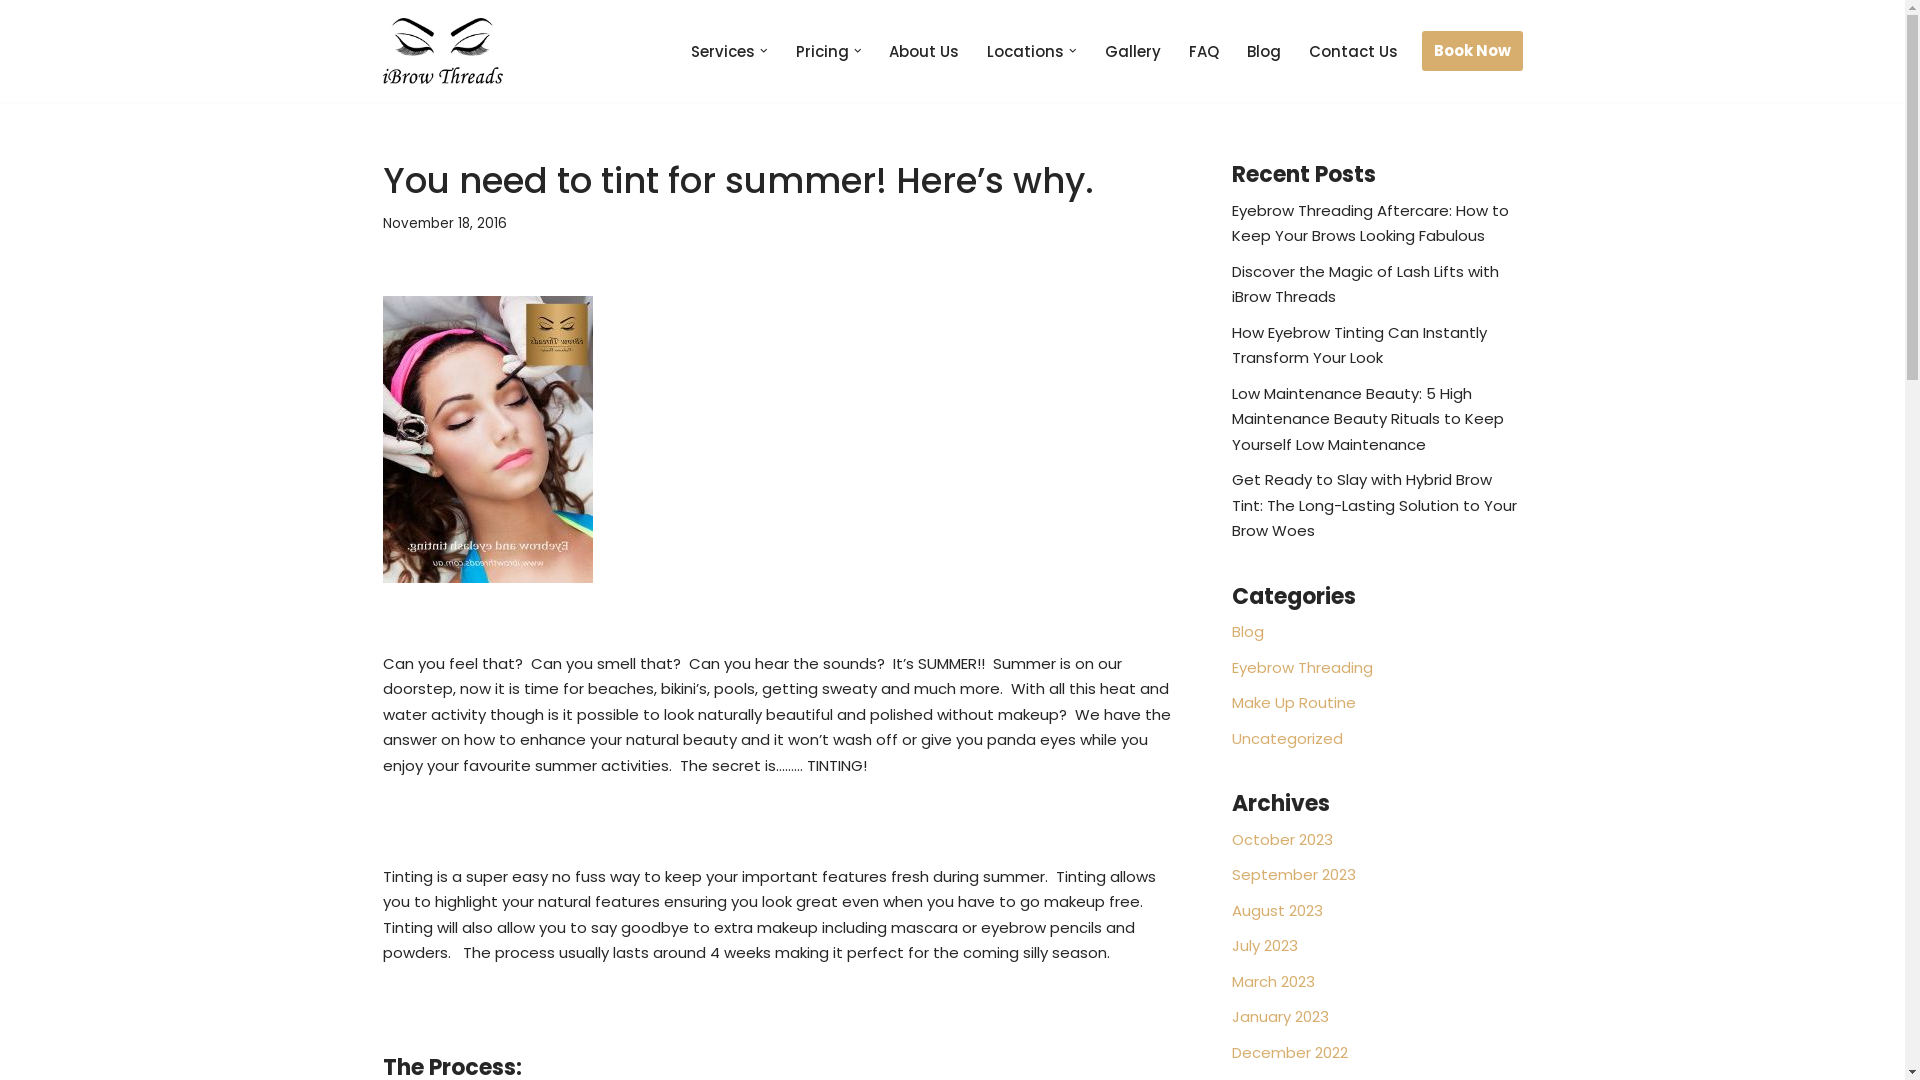  Describe the element at coordinates (0, 42) in the screenshot. I see `'Skip to content'` at that location.